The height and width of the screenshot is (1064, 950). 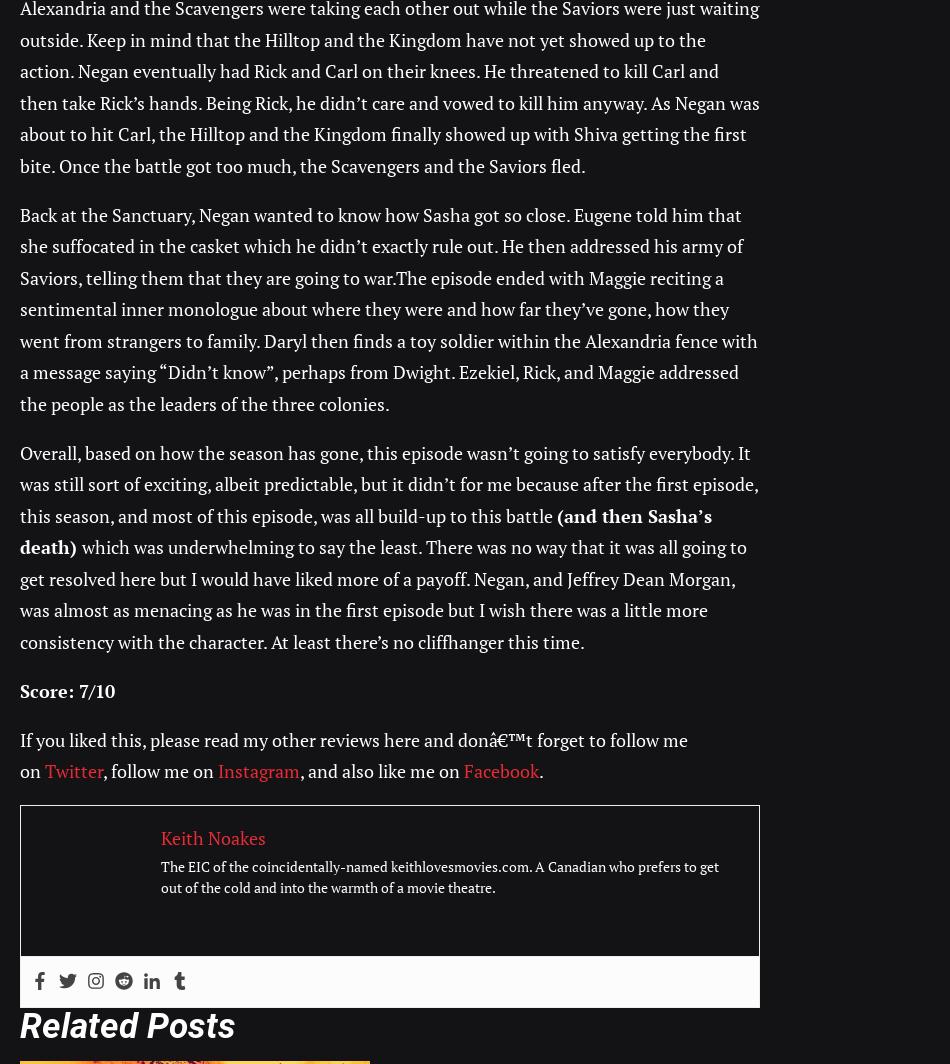 What do you see at coordinates (20, 484) in the screenshot?
I see `'Overall, based on how the season has gone, this episode wasn’t going to satisfy everybody. It was still sort of exciting, albeit predictable, but it didn’t for me because after the first episode, this season, and most of this episode, was all build-up to this battle'` at bounding box center [20, 484].